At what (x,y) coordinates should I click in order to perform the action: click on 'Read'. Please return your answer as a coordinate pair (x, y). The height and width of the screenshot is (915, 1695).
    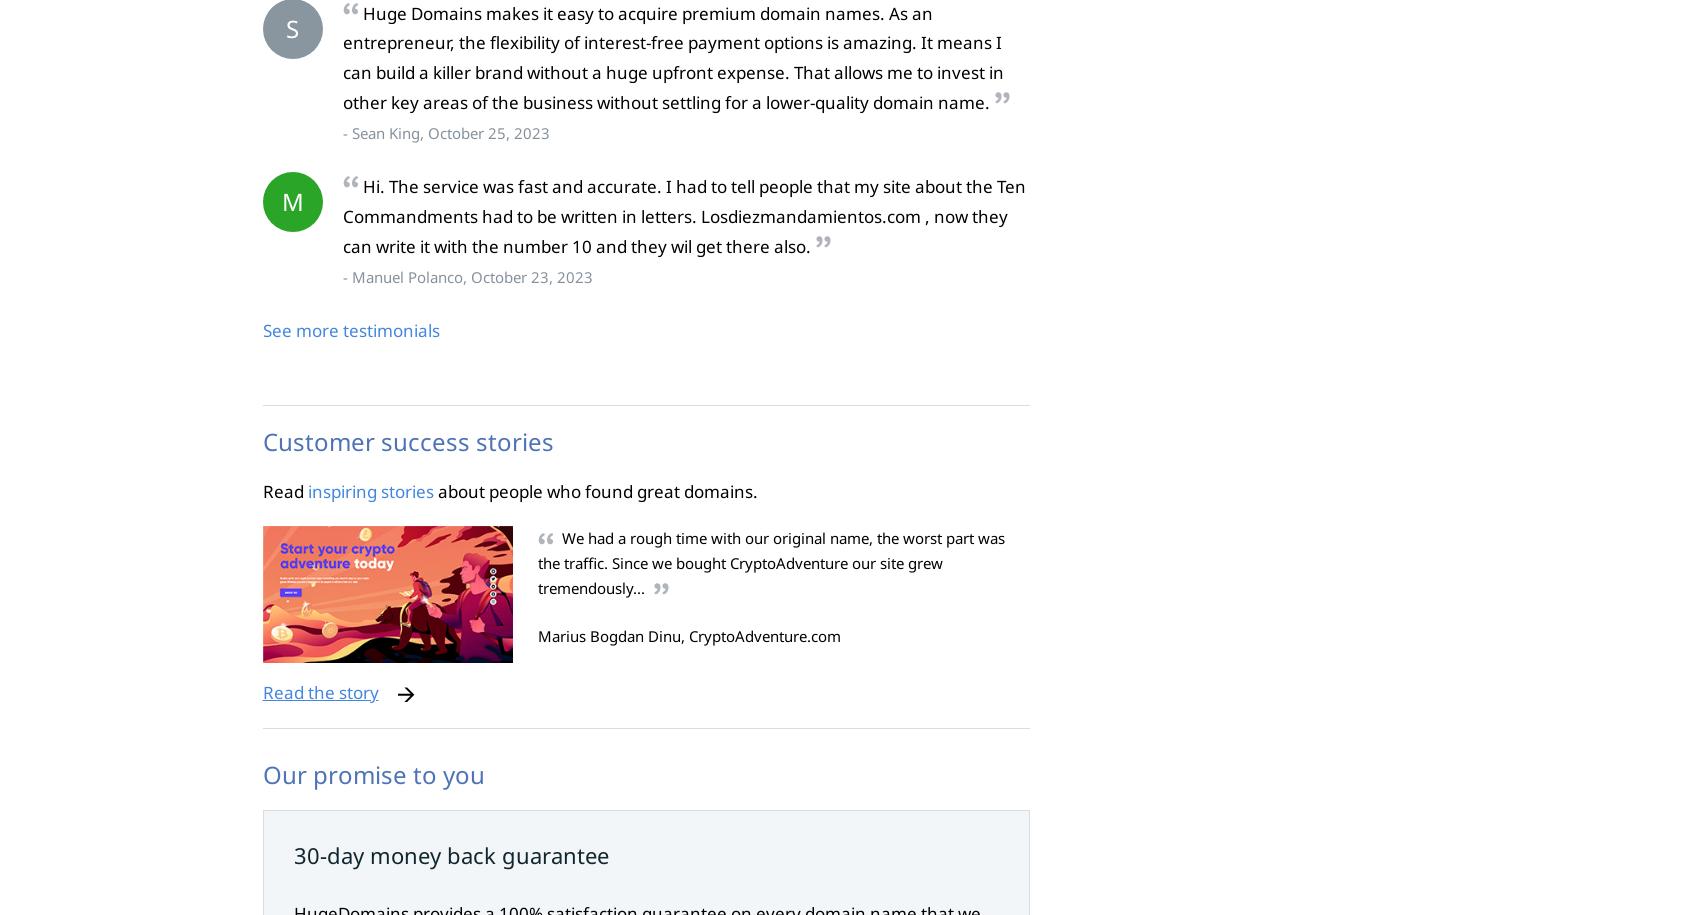
    Looking at the image, I should click on (284, 489).